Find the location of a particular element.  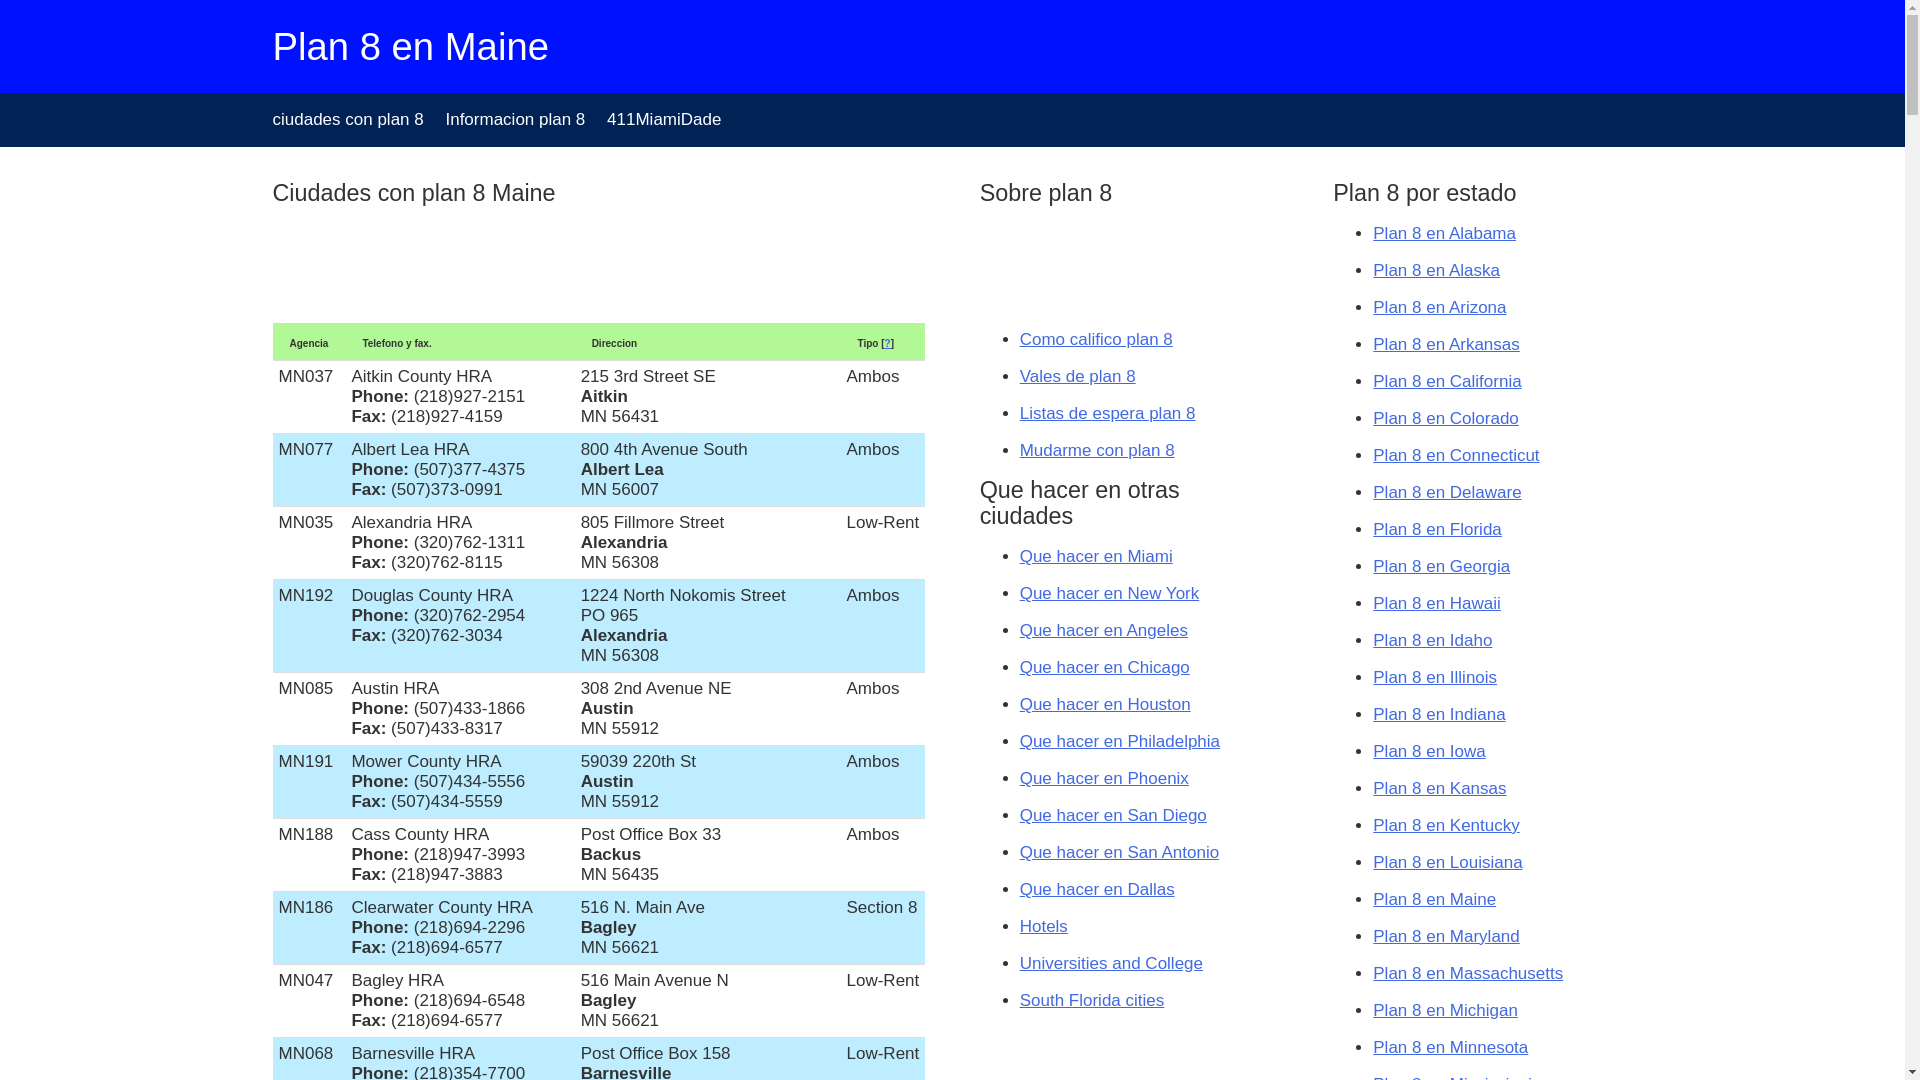

'Cass County HRA' is located at coordinates (419, 834).